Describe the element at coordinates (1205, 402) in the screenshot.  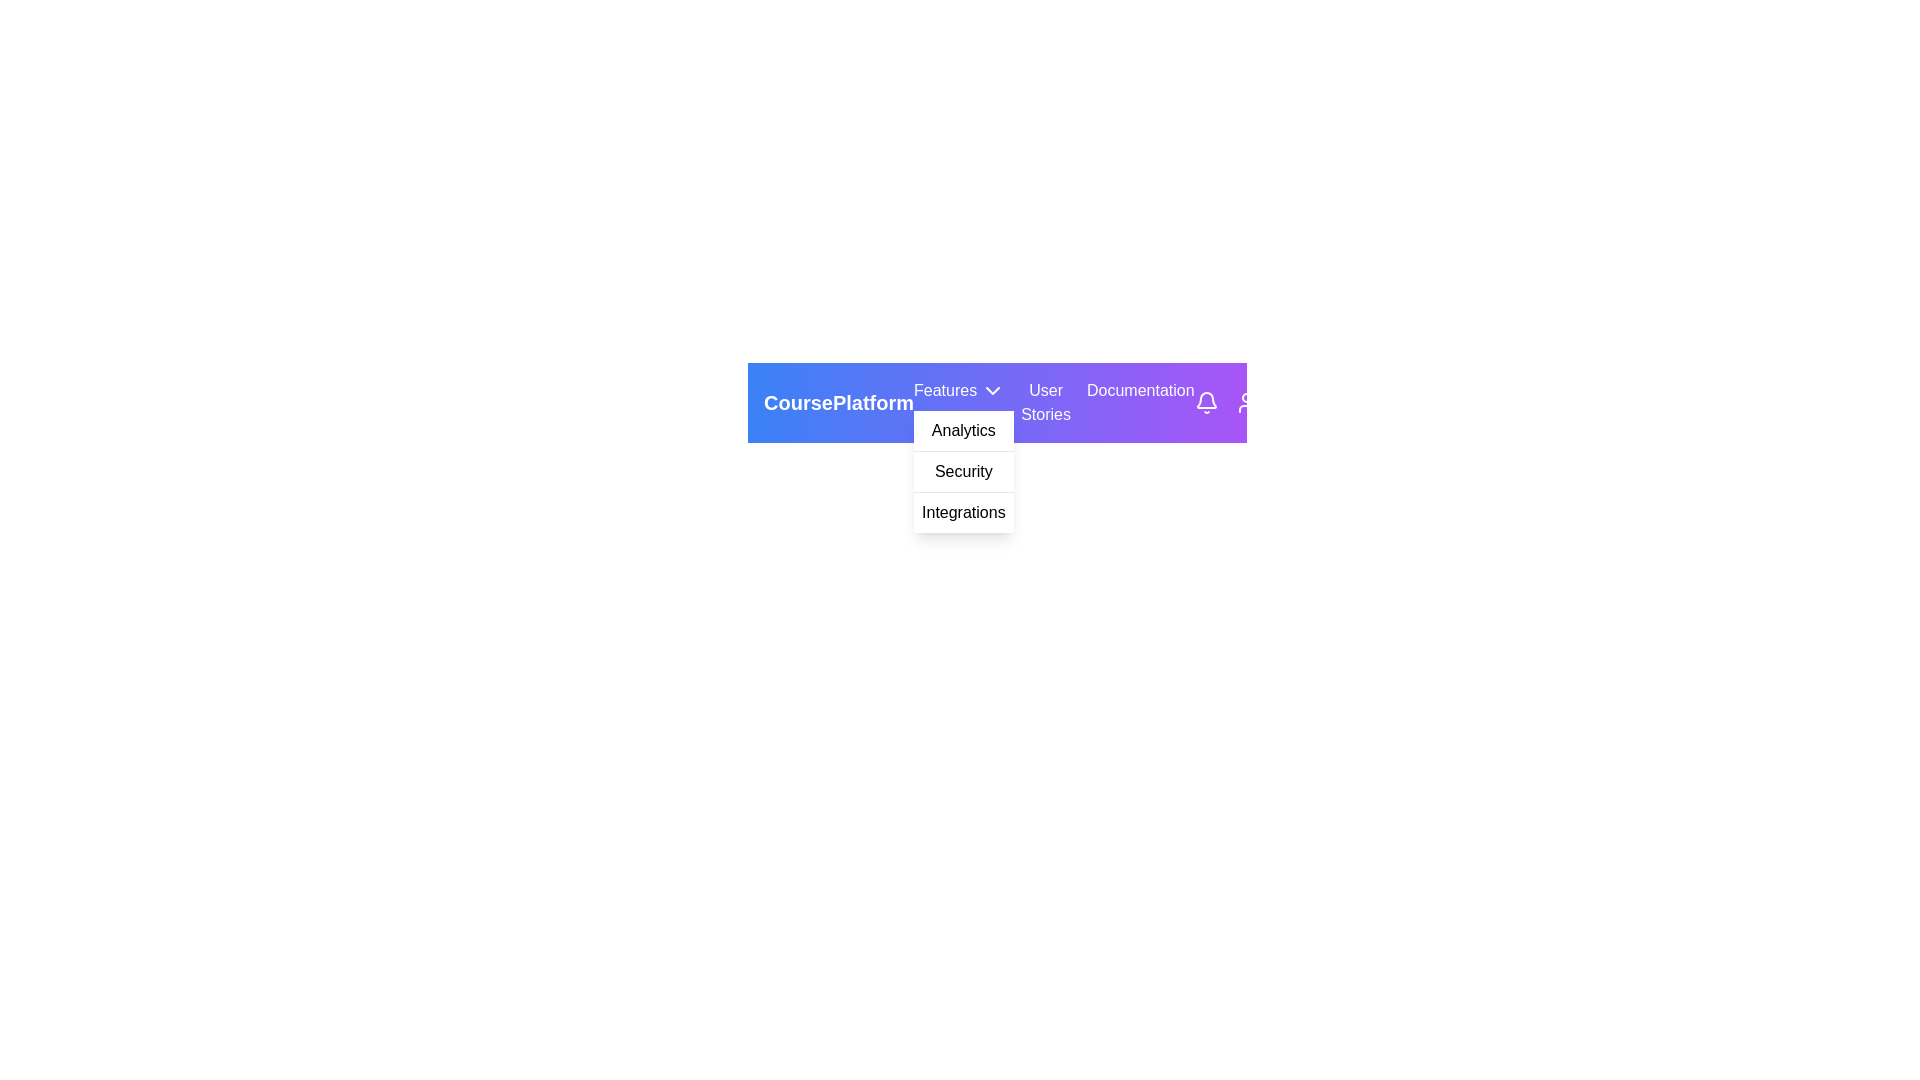
I see `the notification icon button located on the far right side of the navigation bar` at that location.